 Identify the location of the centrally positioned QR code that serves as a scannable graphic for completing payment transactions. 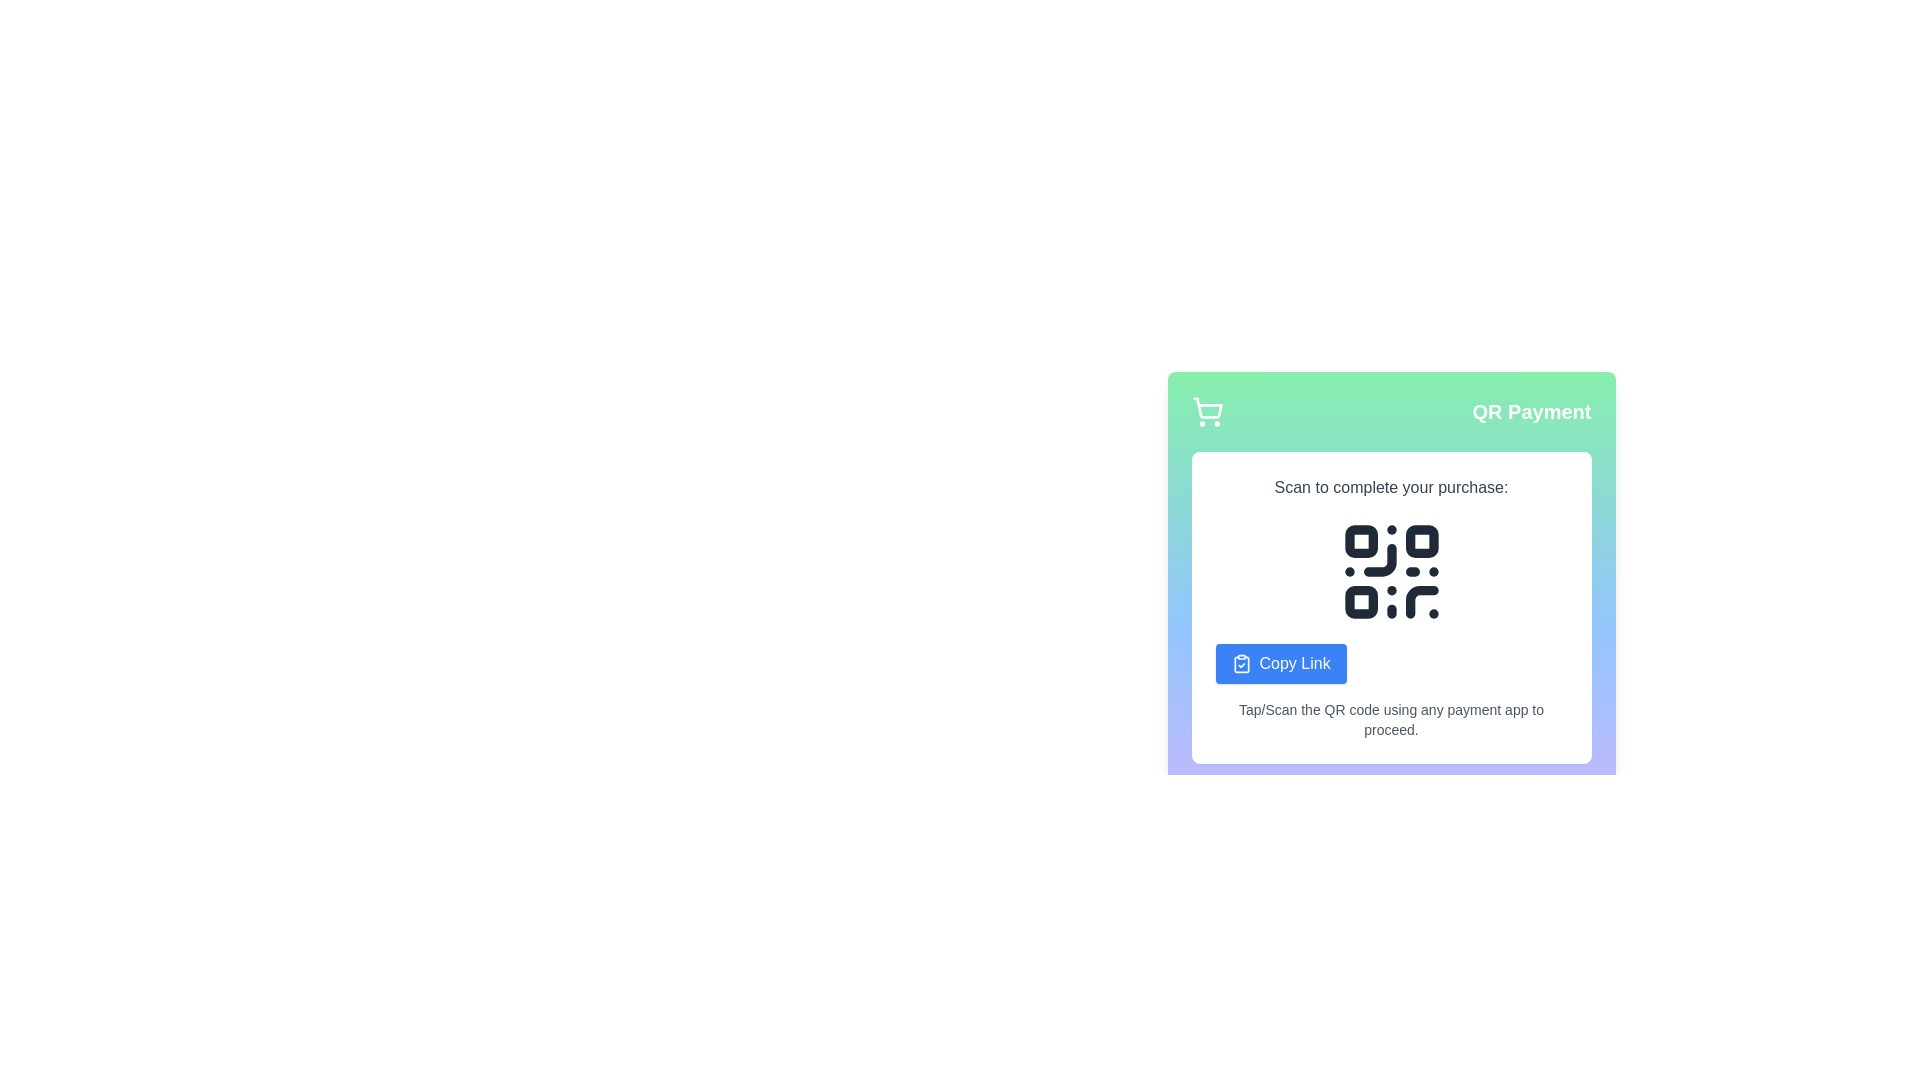
(1390, 571).